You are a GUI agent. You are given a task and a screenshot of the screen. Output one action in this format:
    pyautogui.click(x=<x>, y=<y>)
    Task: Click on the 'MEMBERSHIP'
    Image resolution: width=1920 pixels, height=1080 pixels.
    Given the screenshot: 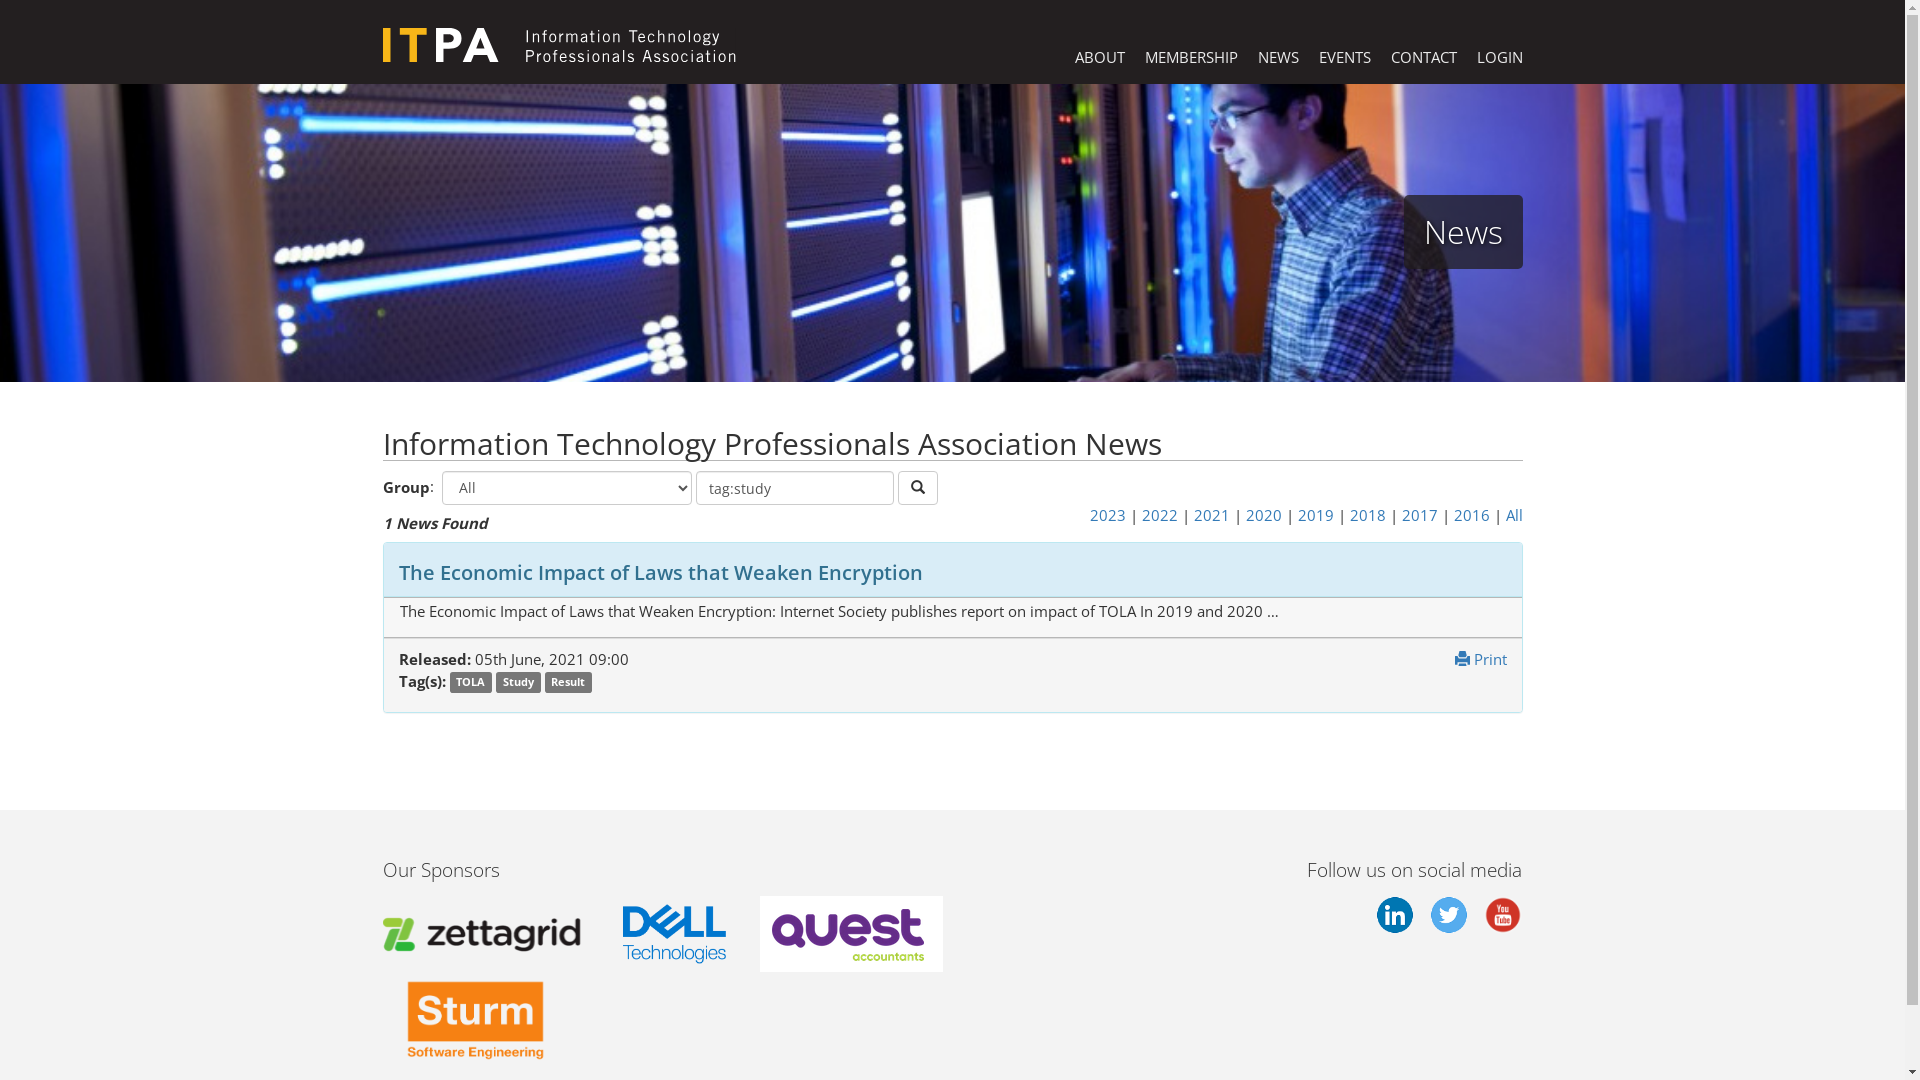 What is the action you would take?
    pyautogui.click(x=1190, y=56)
    